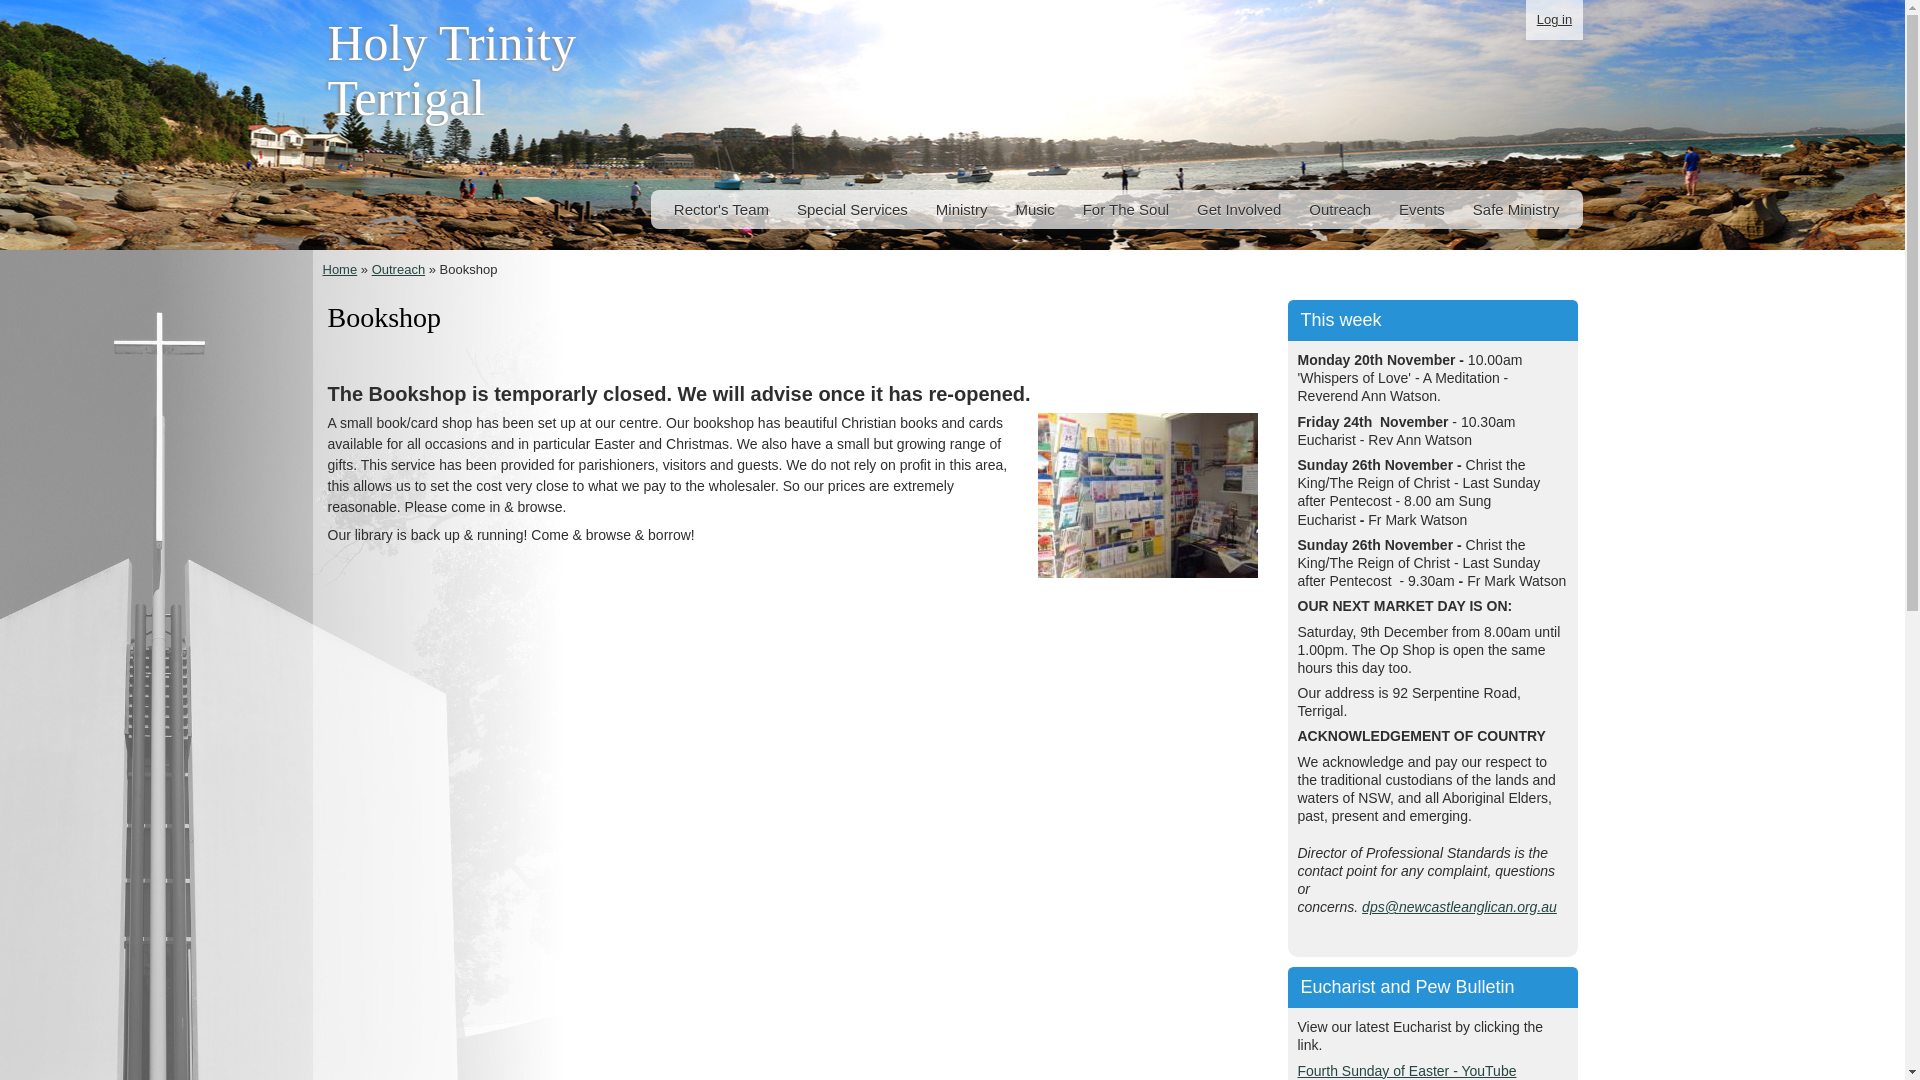  Describe the element at coordinates (720, 209) in the screenshot. I see `'Rector's Team'` at that location.